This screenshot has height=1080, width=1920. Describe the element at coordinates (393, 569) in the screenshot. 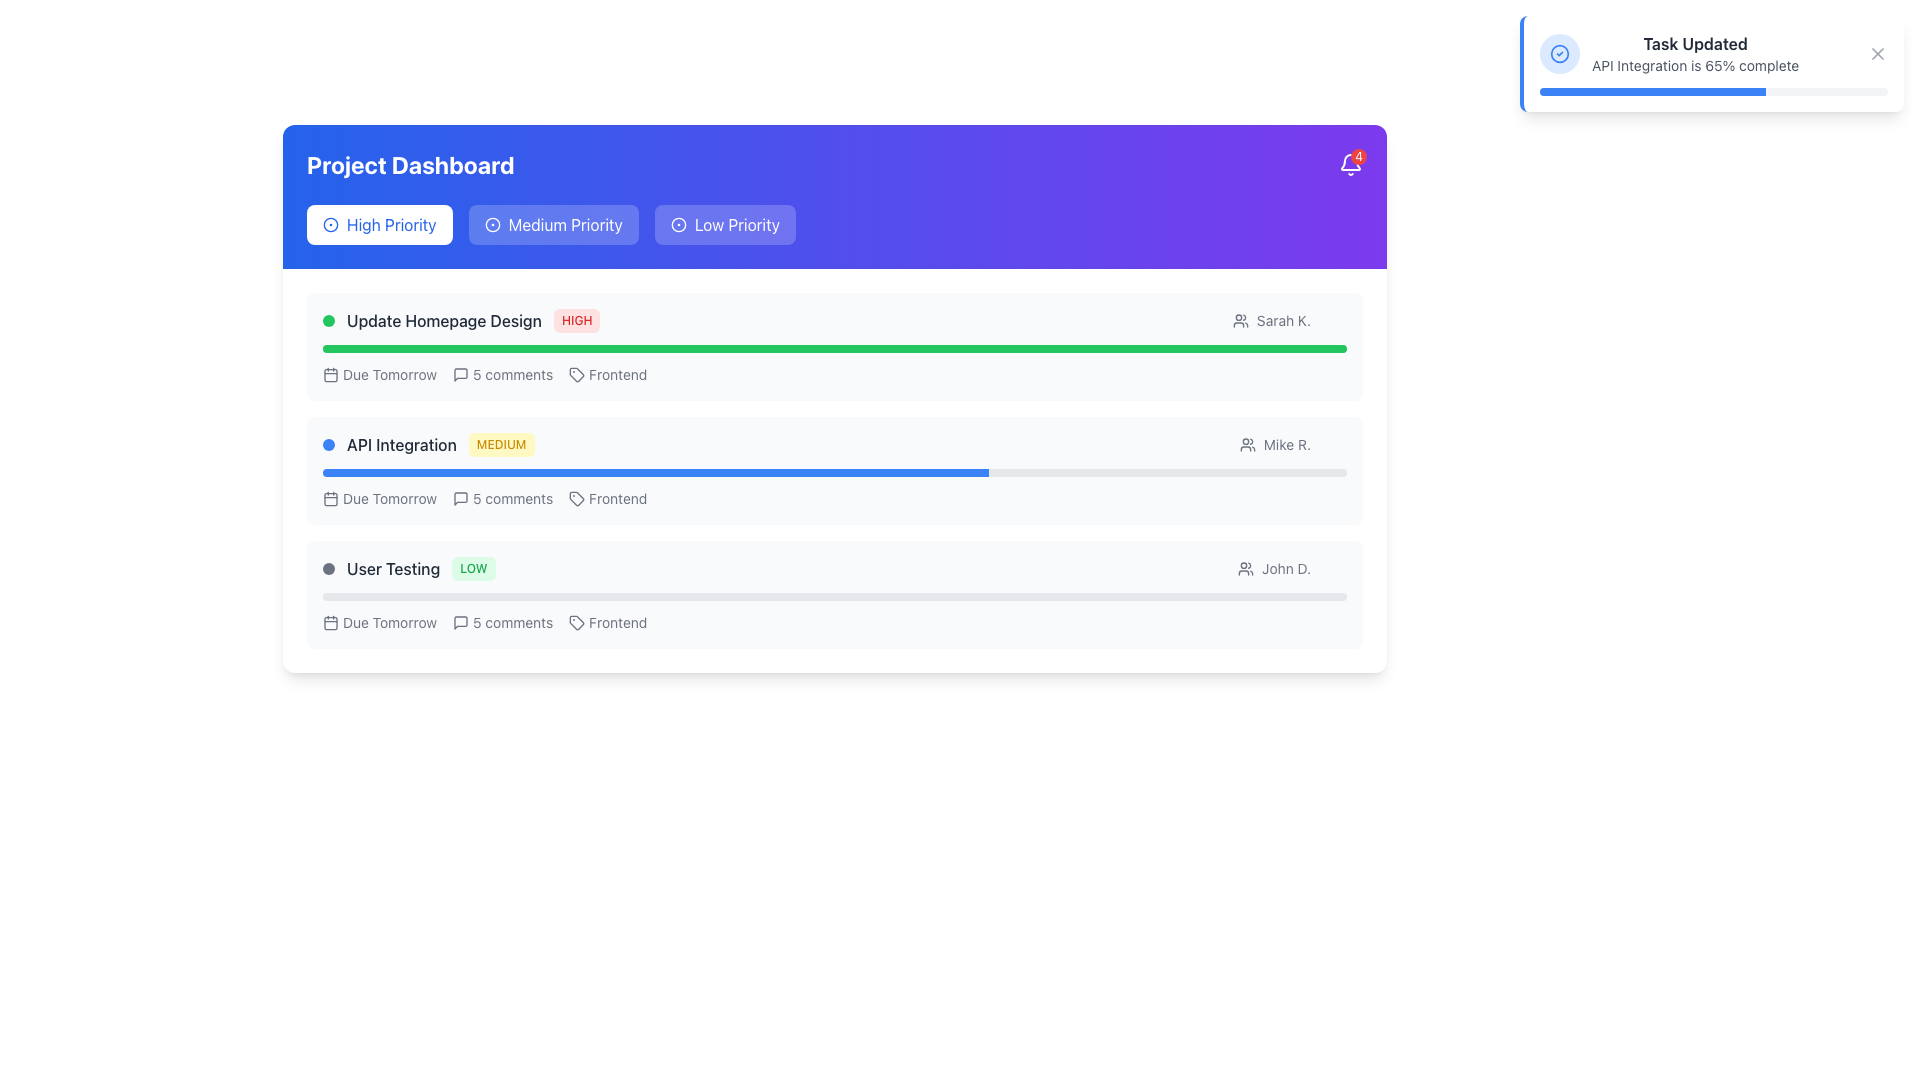

I see `the static text label 'User Testing' which is part of the list item in the third task row, located between a gray status indicator and a green 'LOW' badge` at that location.